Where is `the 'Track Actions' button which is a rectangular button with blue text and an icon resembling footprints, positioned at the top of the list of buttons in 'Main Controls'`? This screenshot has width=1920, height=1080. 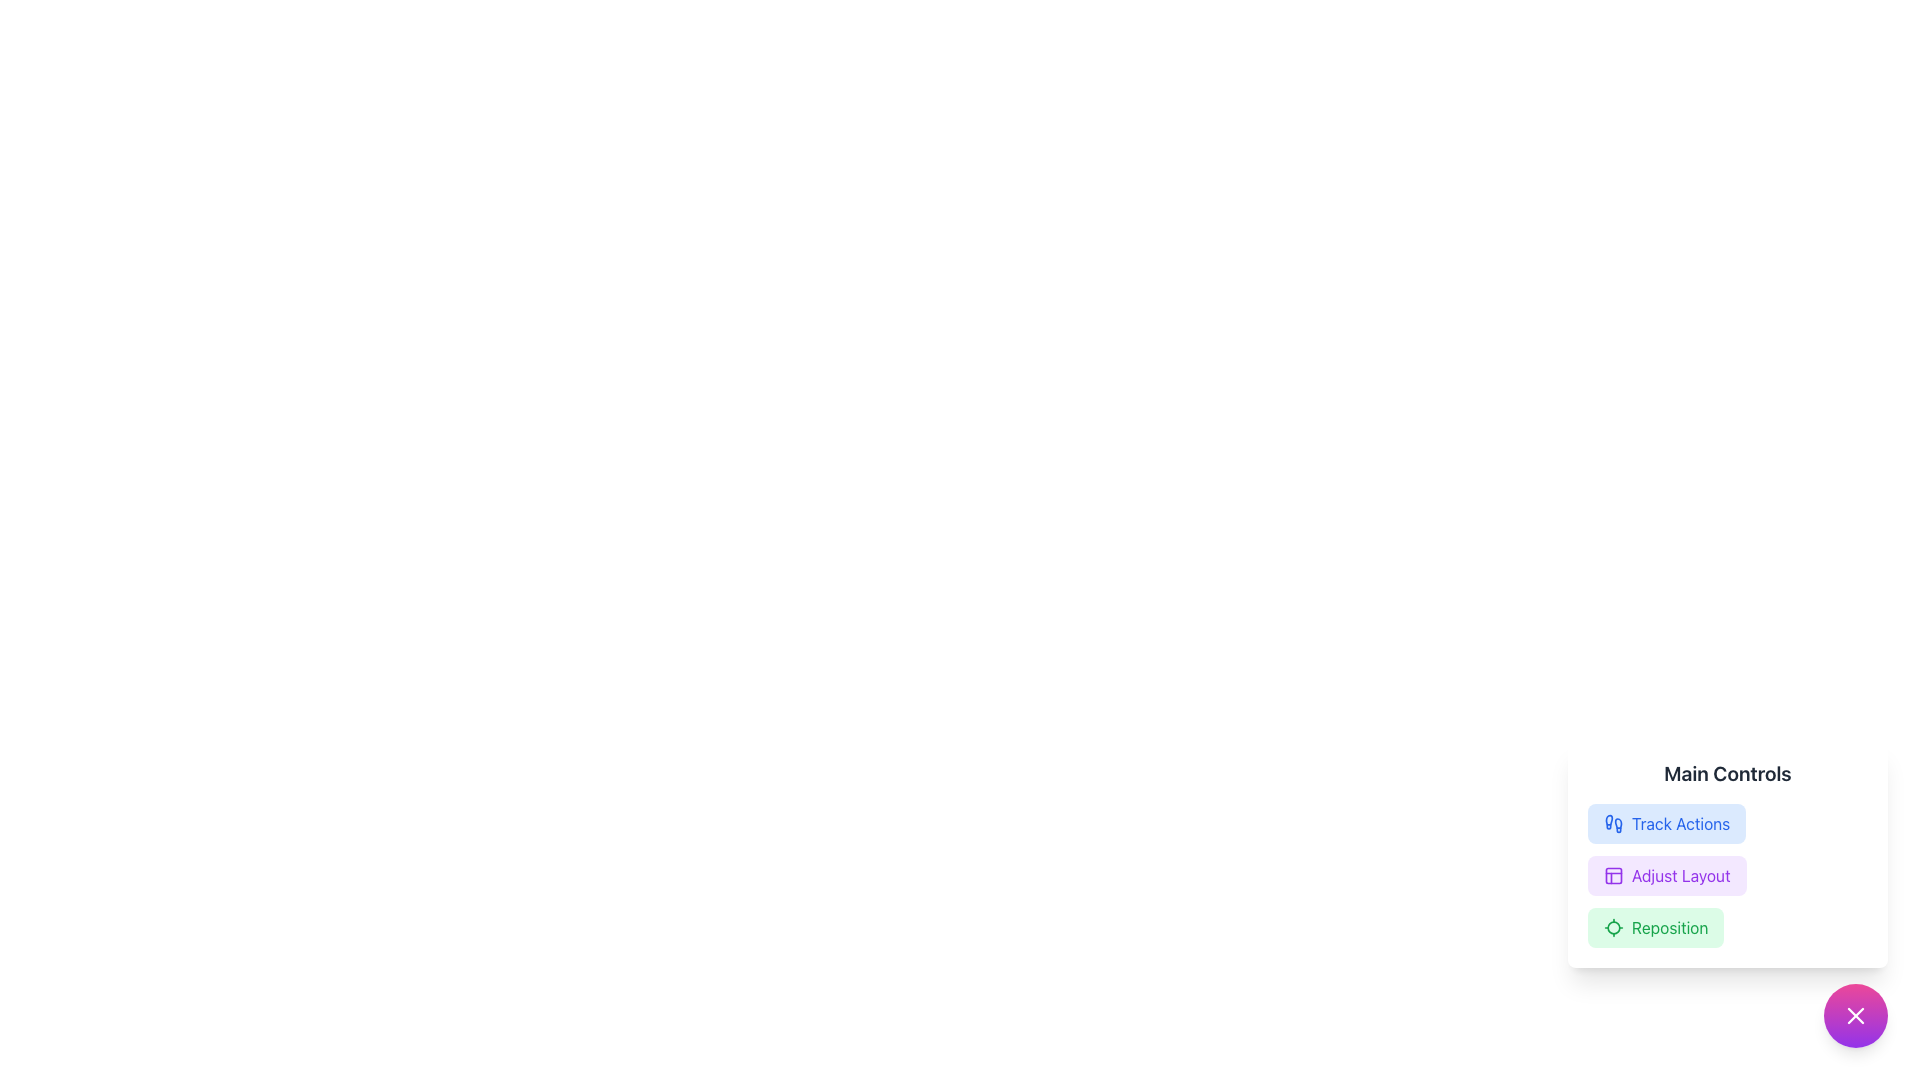 the 'Track Actions' button which is a rectangular button with blue text and an icon resembling footprints, positioned at the top of the list of buttons in 'Main Controls' is located at coordinates (1667, 824).